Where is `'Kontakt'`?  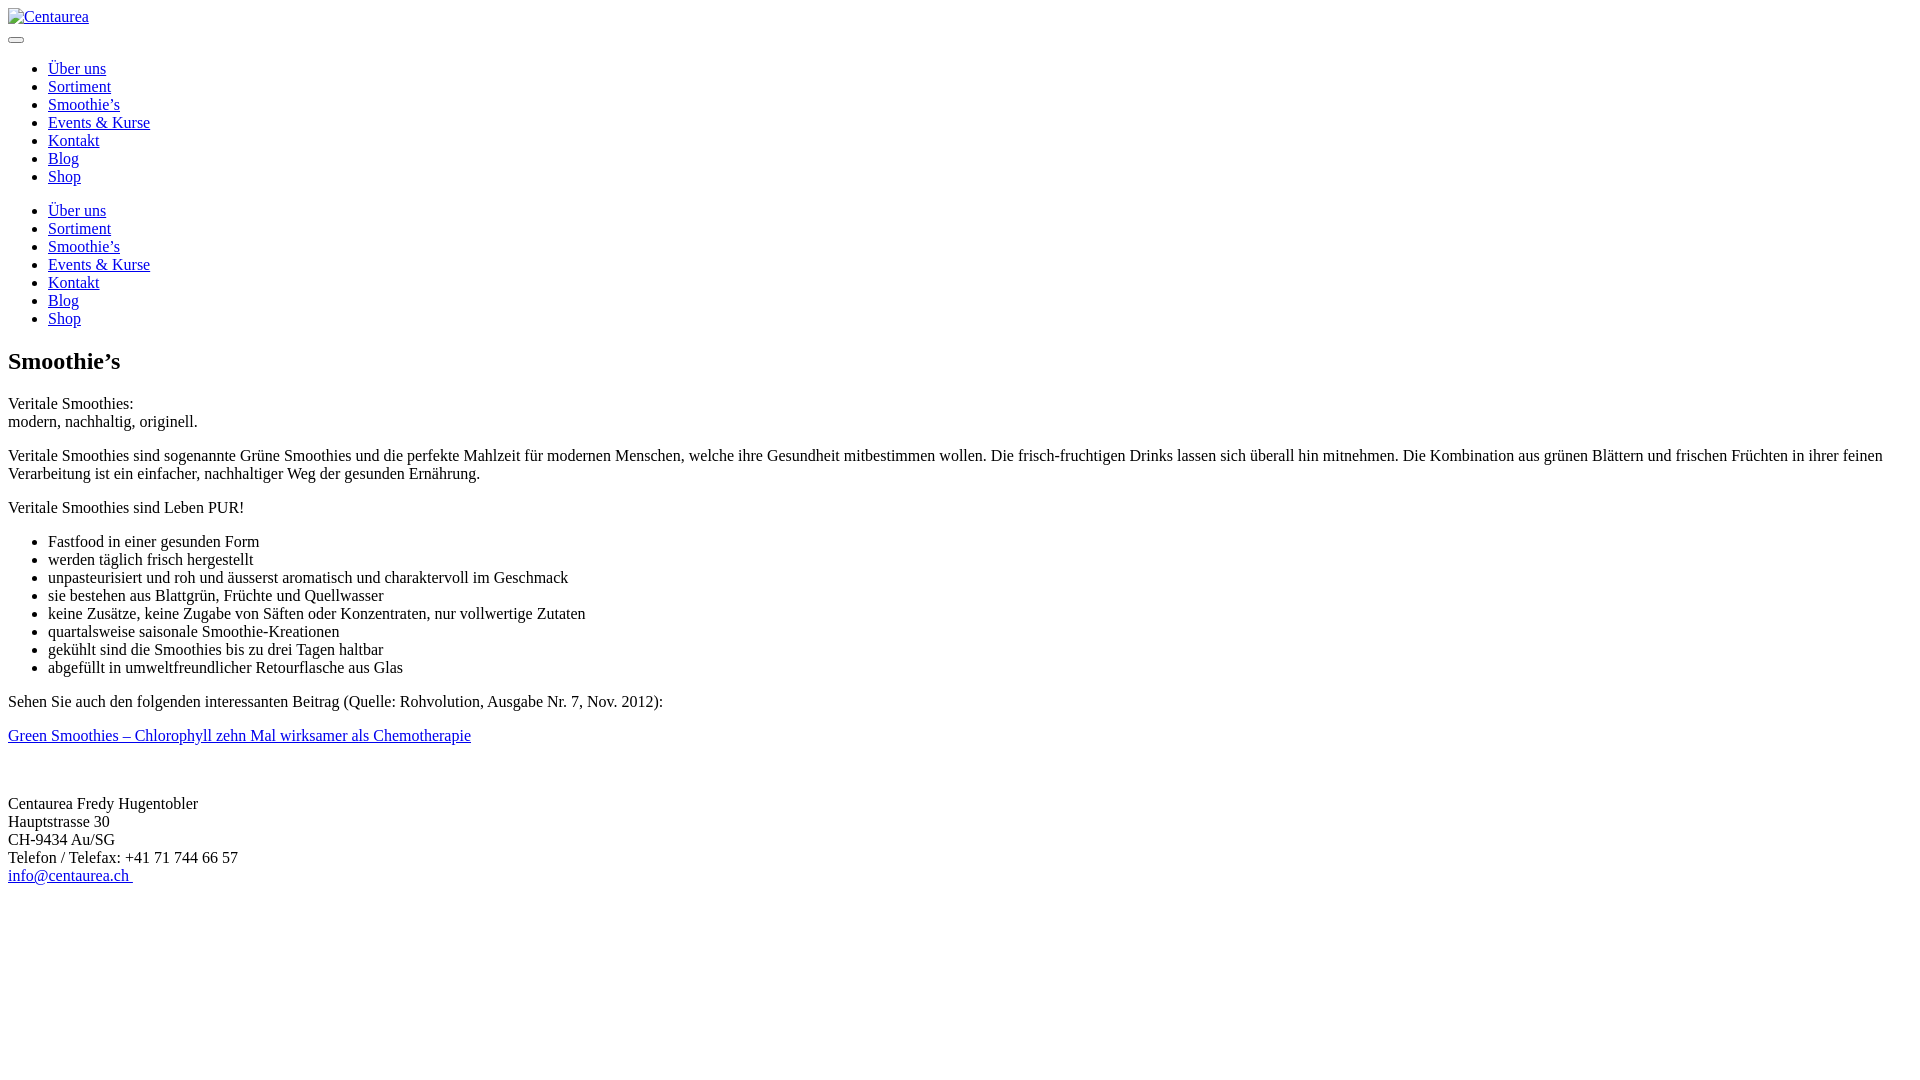
'Kontakt' is located at coordinates (73, 282).